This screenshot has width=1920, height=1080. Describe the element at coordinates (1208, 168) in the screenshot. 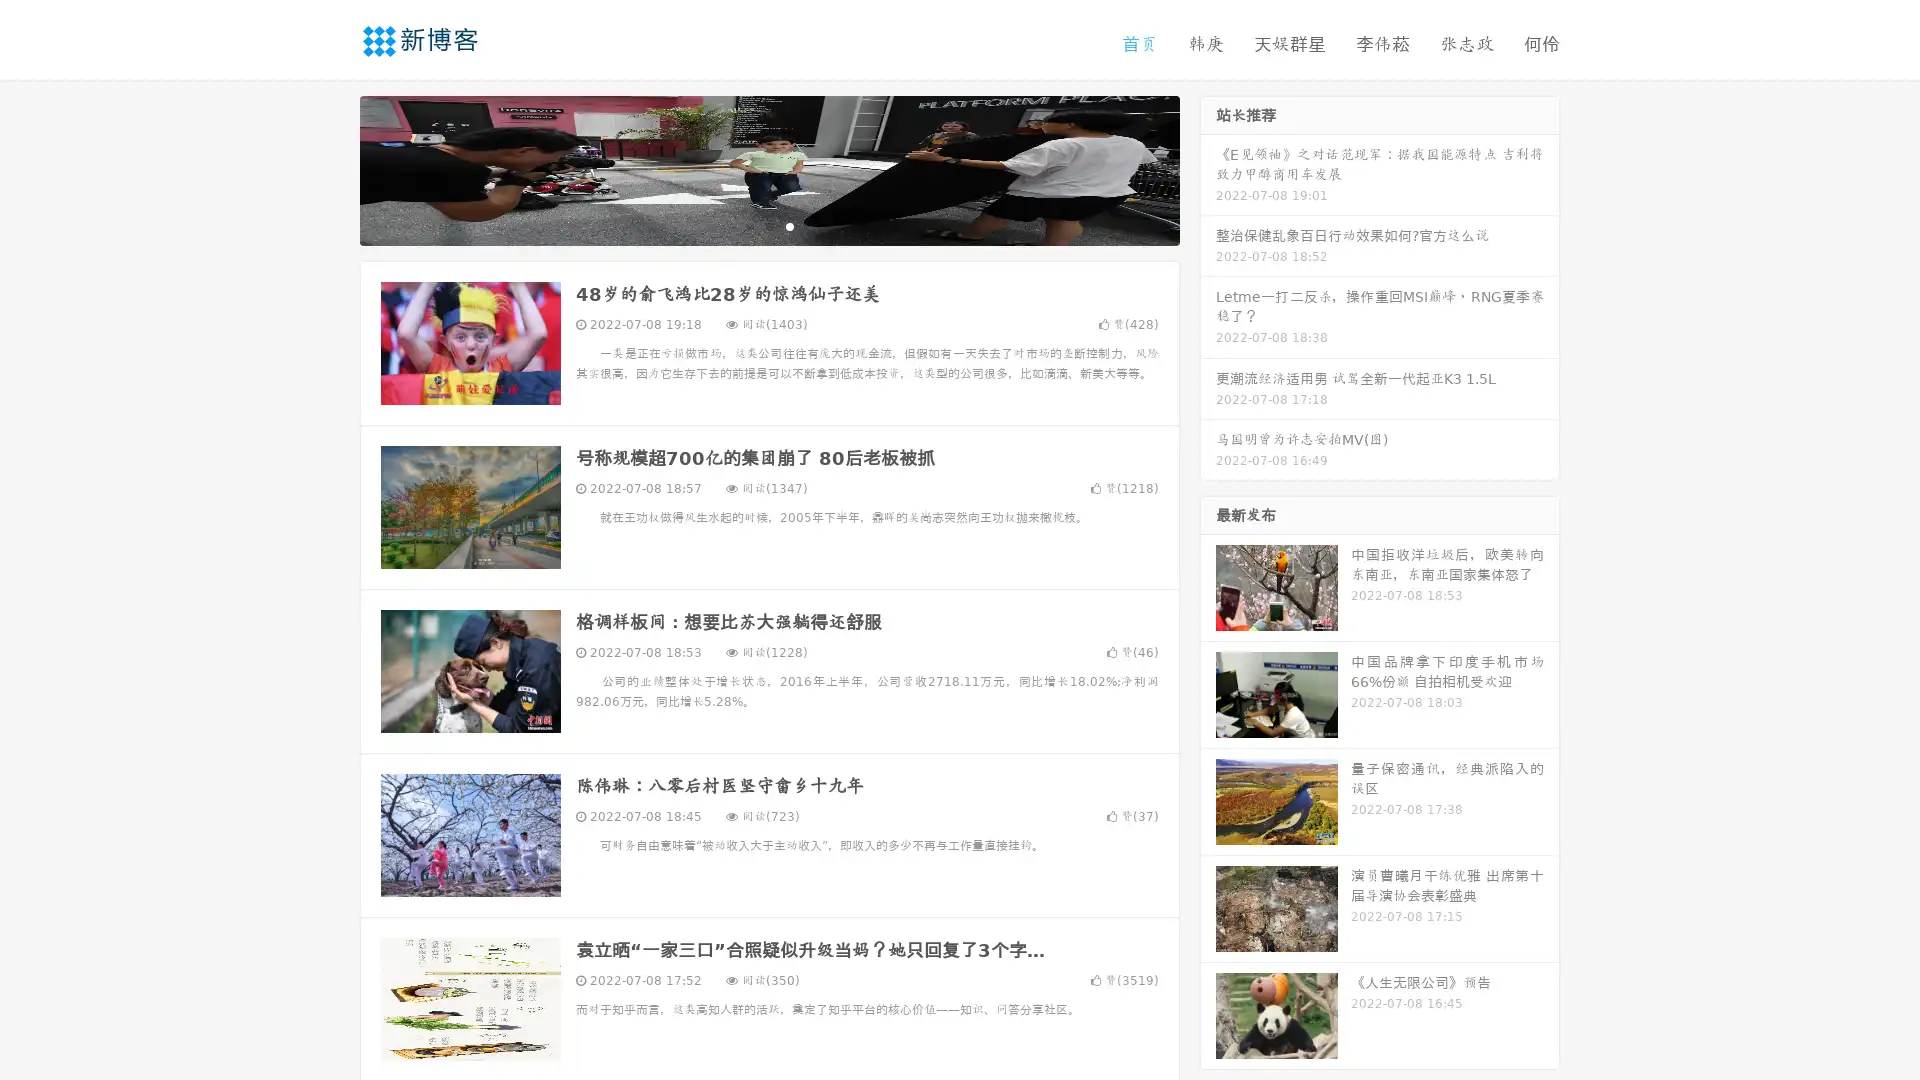

I see `Next slide` at that location.